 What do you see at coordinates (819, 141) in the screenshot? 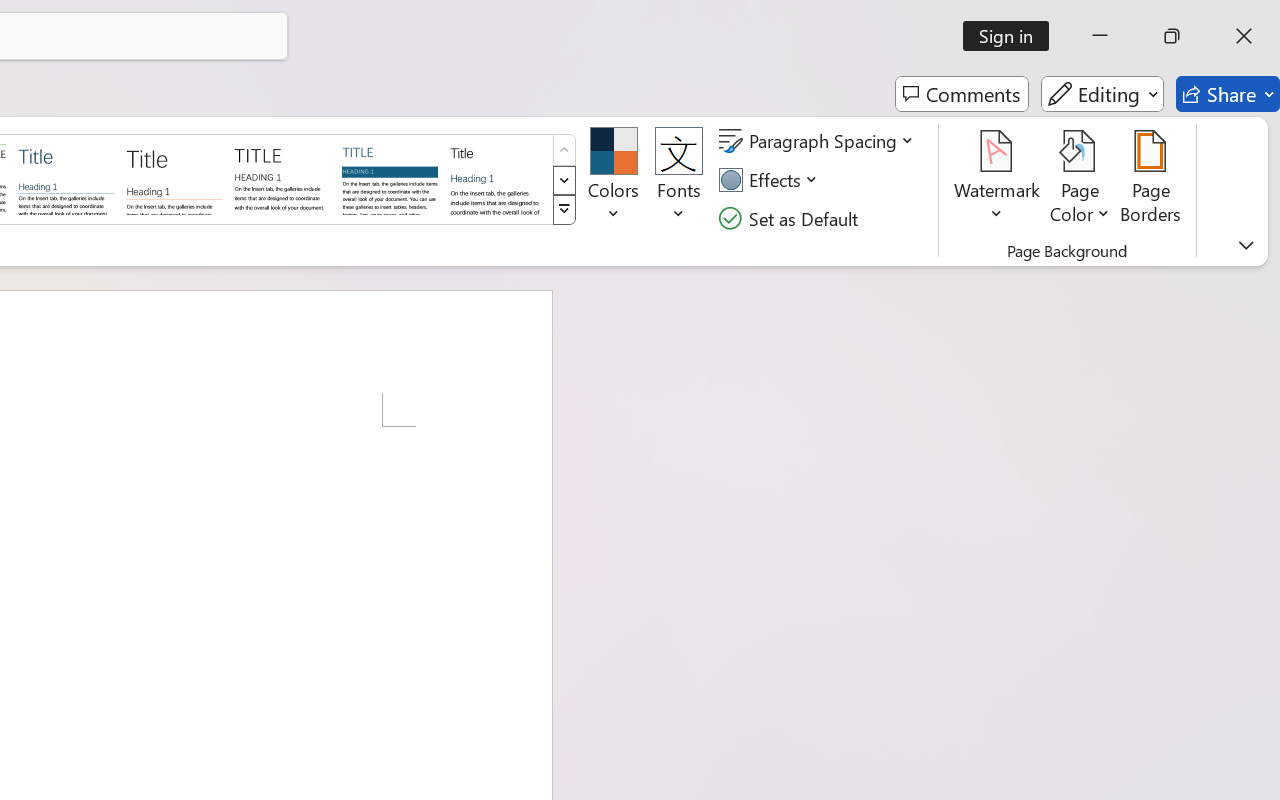
I see `'Paragraph Spacing'` at bounding box center [819, 141].